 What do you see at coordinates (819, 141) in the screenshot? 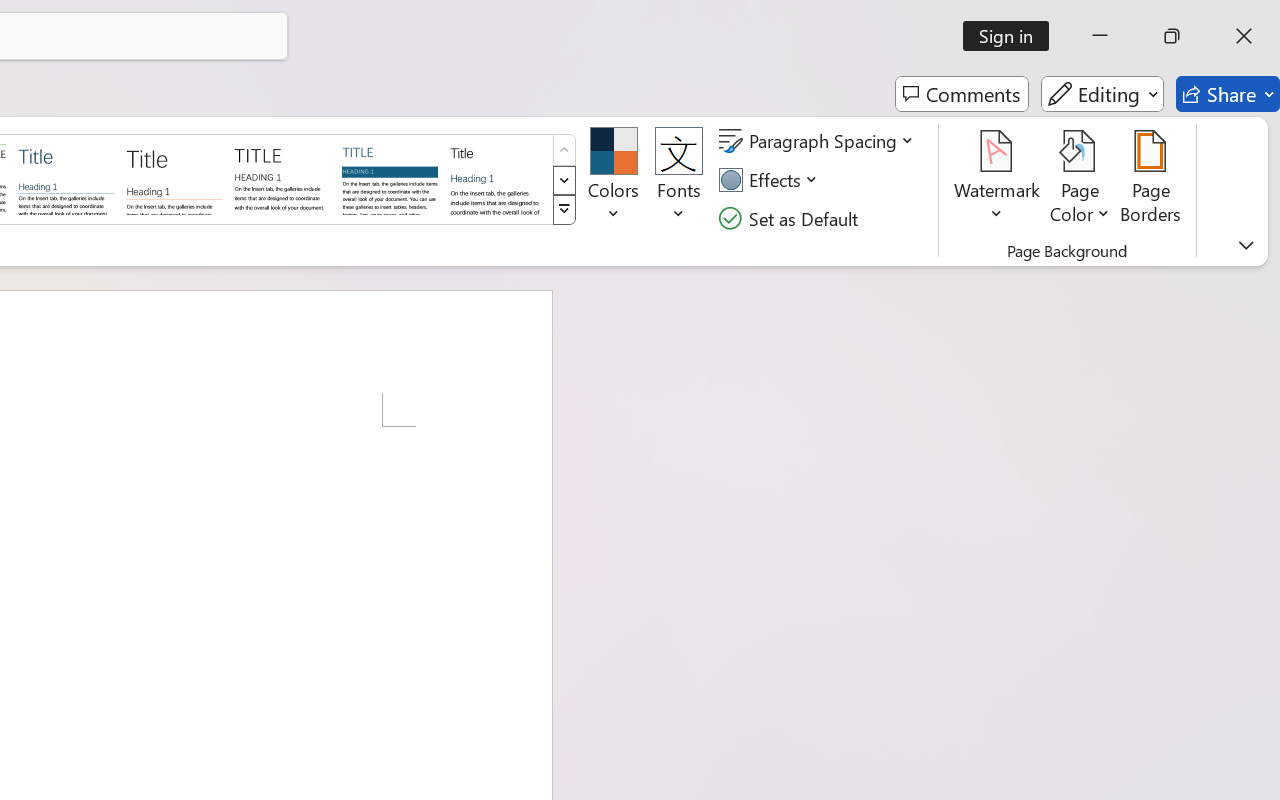
I see `'Paragraph Spacing'` at bounding box center [819, 141].